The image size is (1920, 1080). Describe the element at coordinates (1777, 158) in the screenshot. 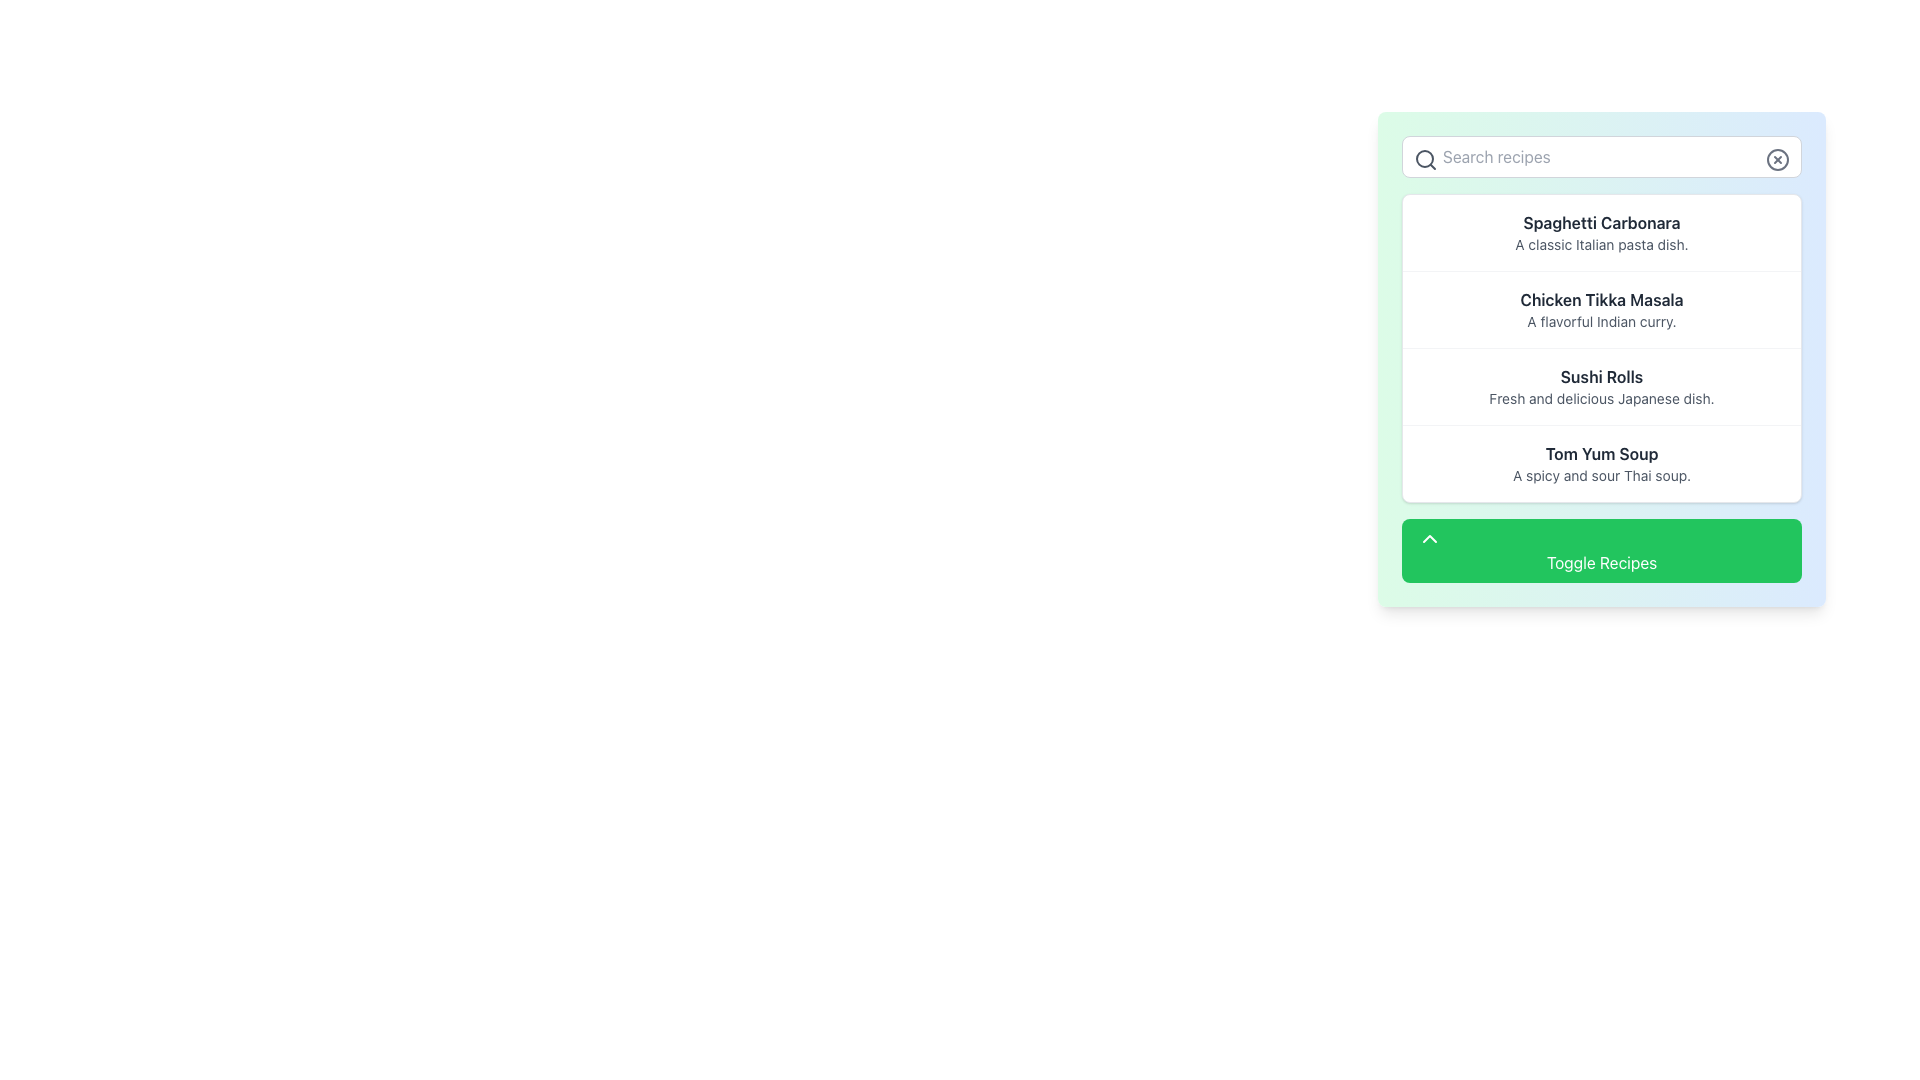

I see `the visual representation of the circular close icon located at the top-right corner of the search box interface` at that location.